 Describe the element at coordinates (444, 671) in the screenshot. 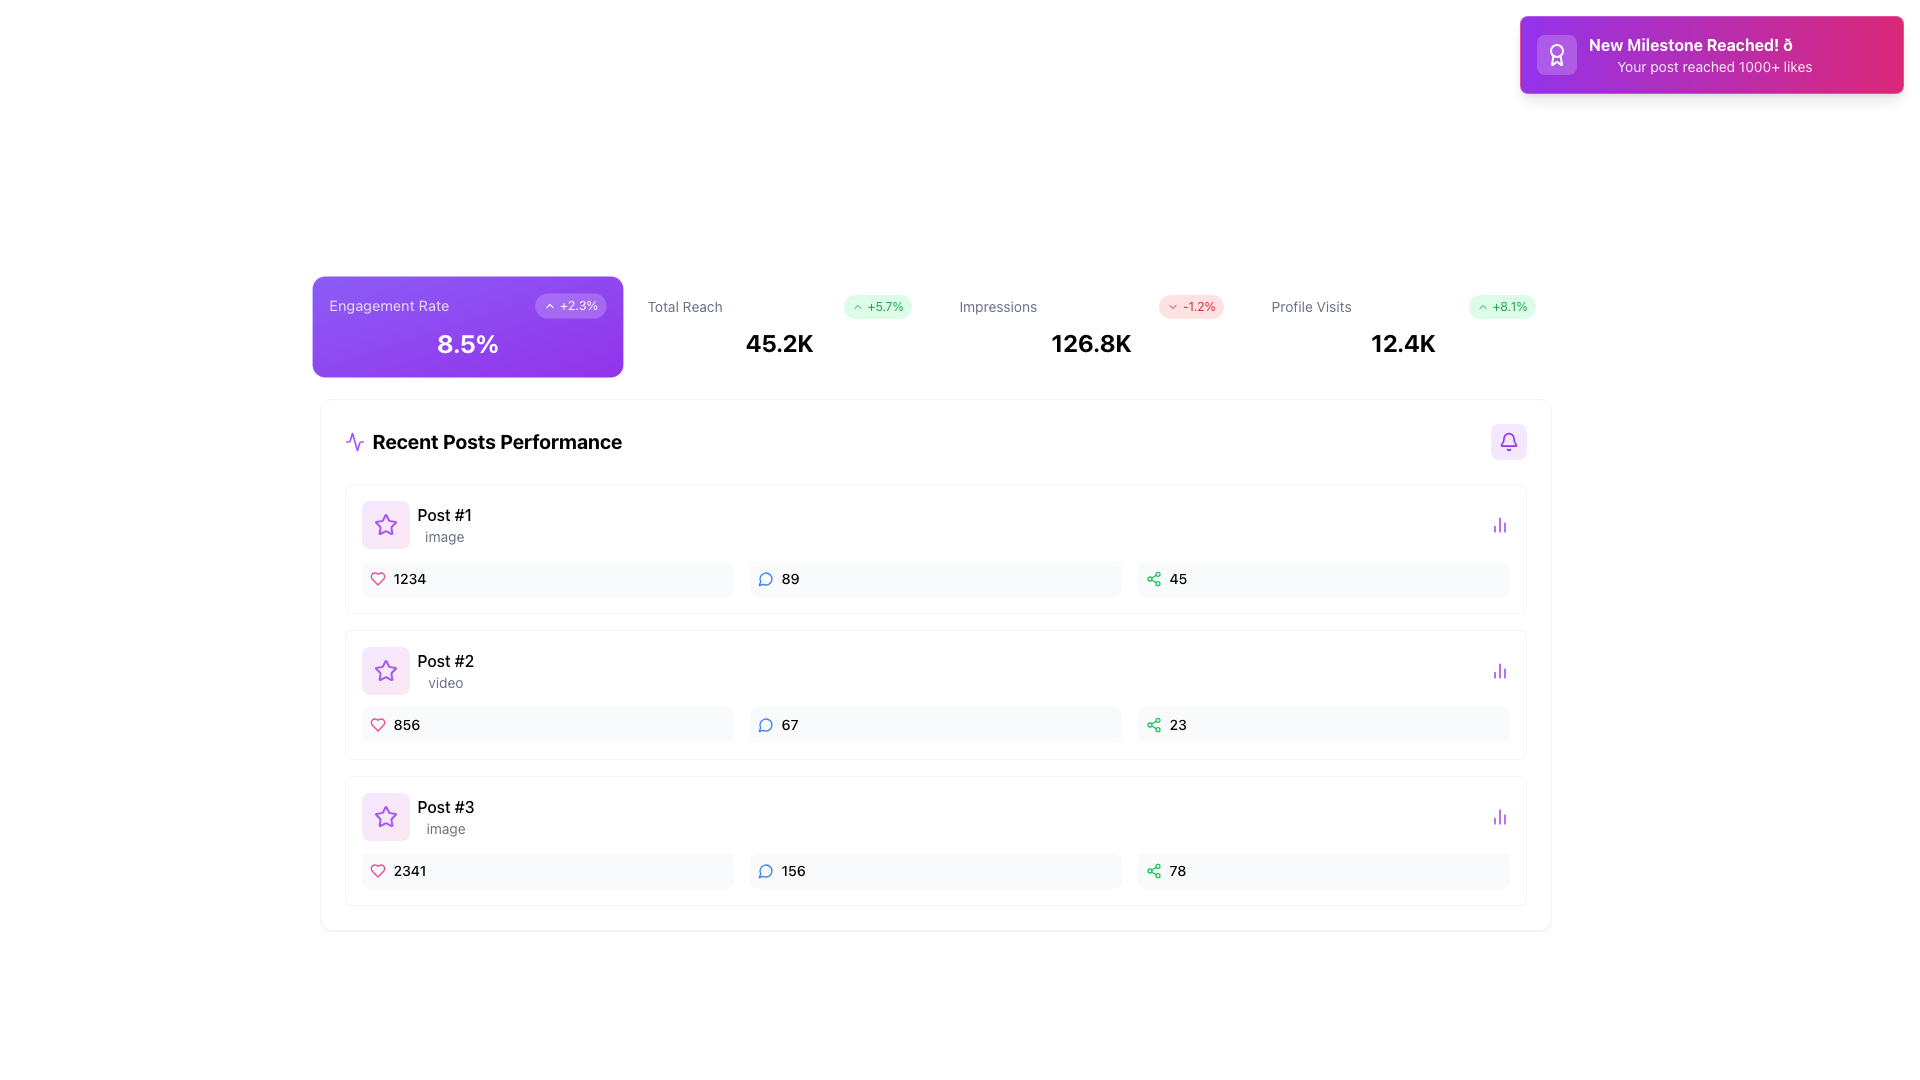

I see `text block containing 'Post #2' and 'video' located in the second entry of the 'Recent Posts Performance' section` at that location.